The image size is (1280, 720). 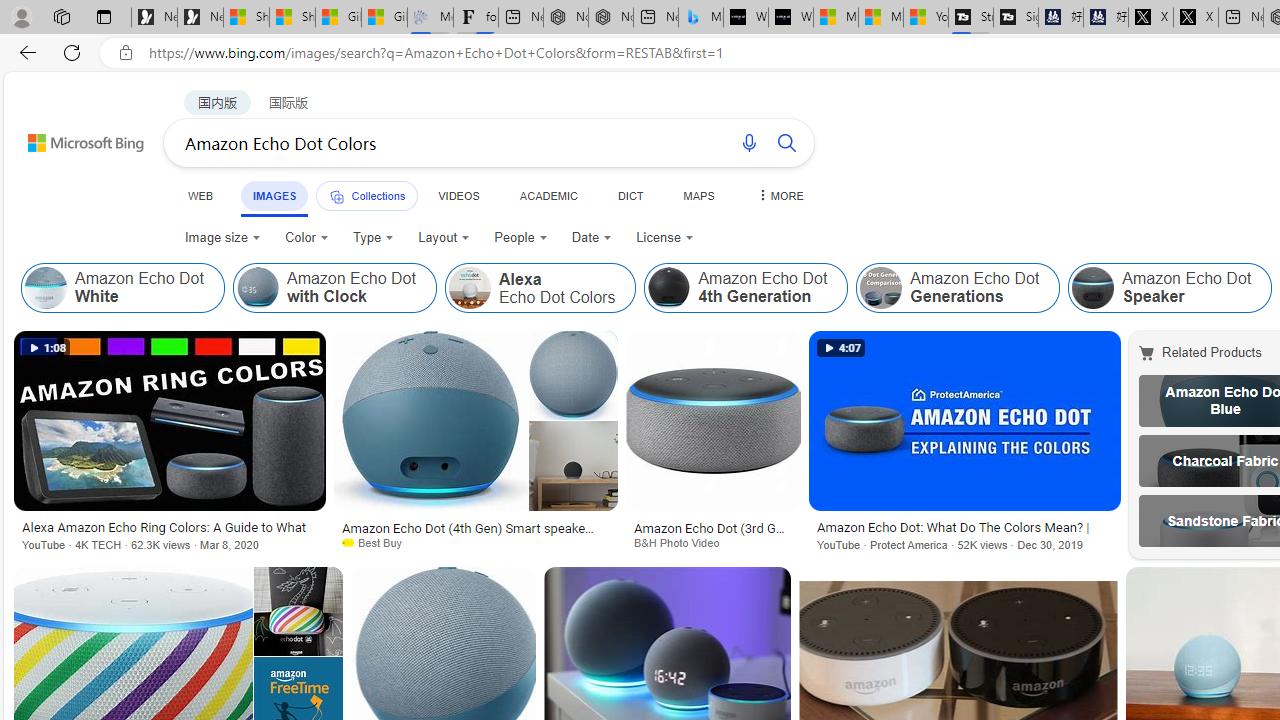 I want to click on 'People', so click(x=521, y=236).